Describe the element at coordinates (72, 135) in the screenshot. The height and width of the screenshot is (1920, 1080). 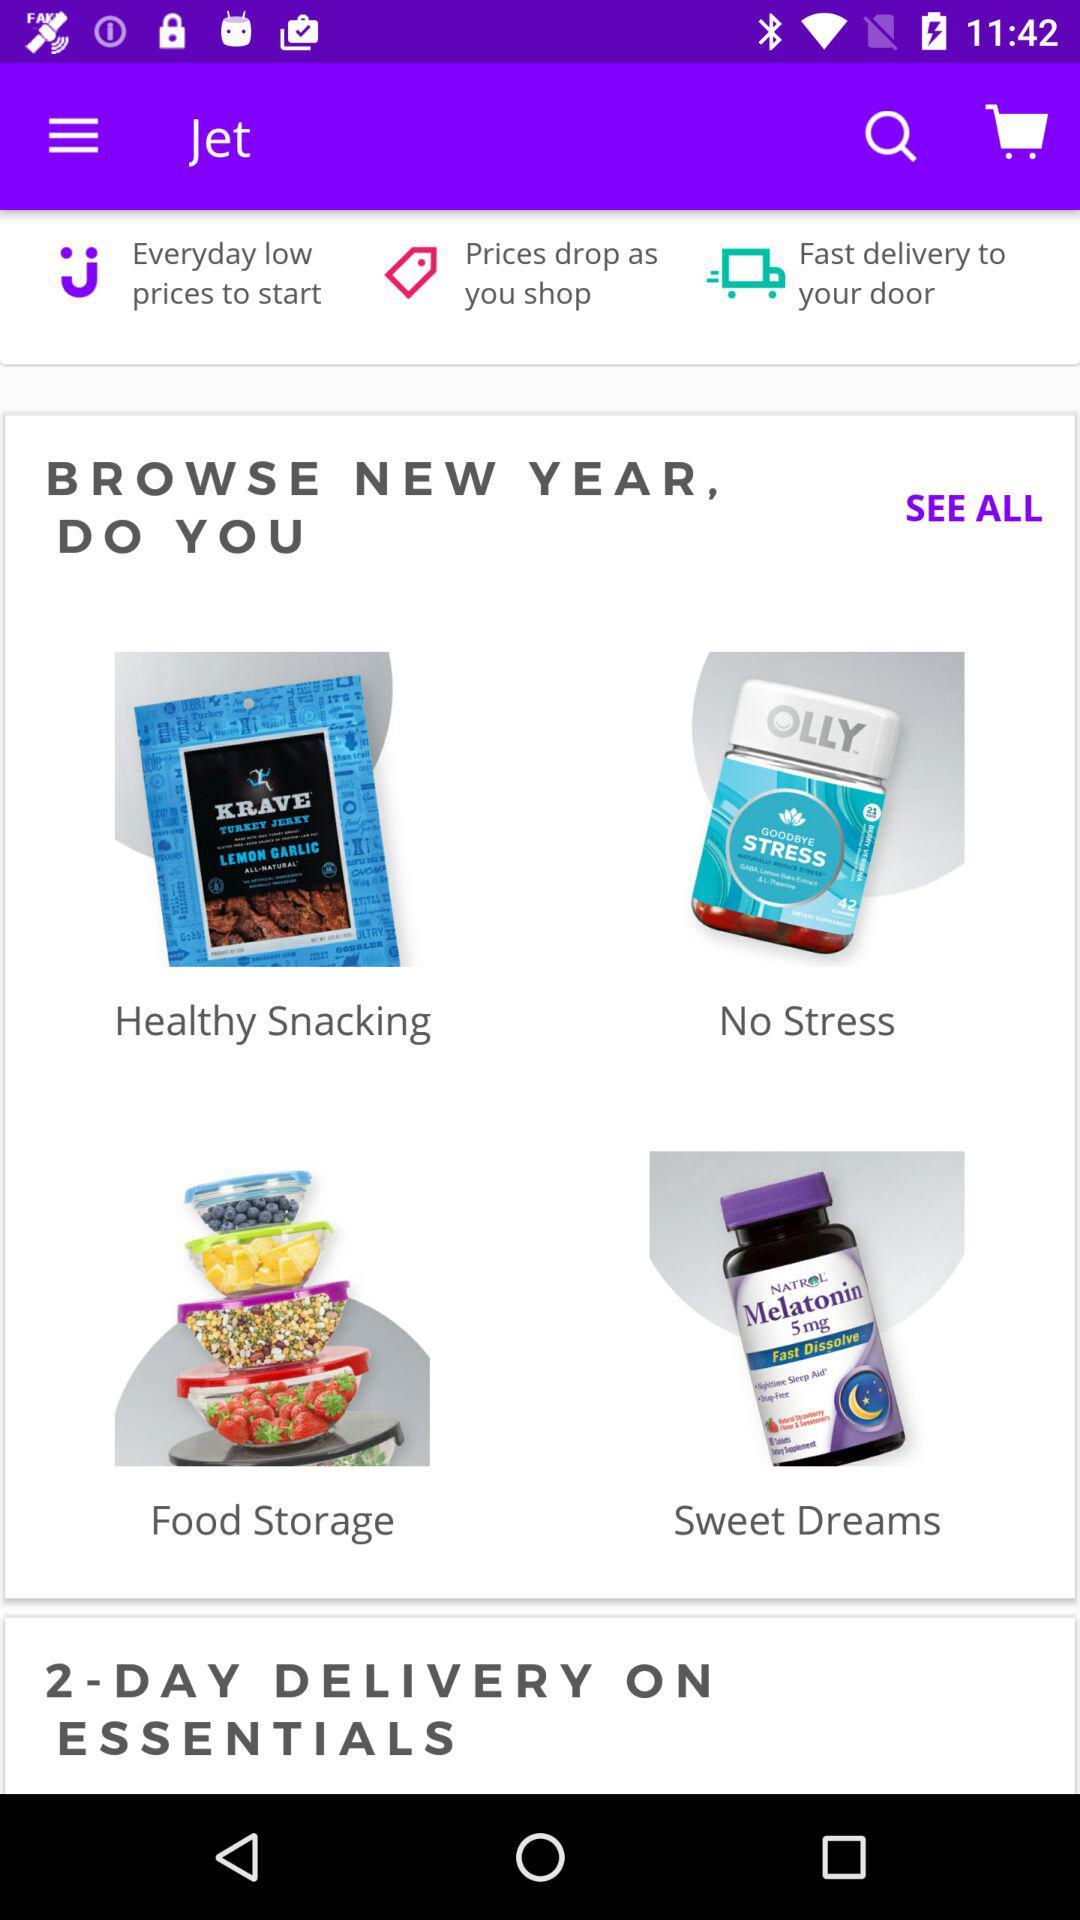
I see `icon next to jet icon` at that location.